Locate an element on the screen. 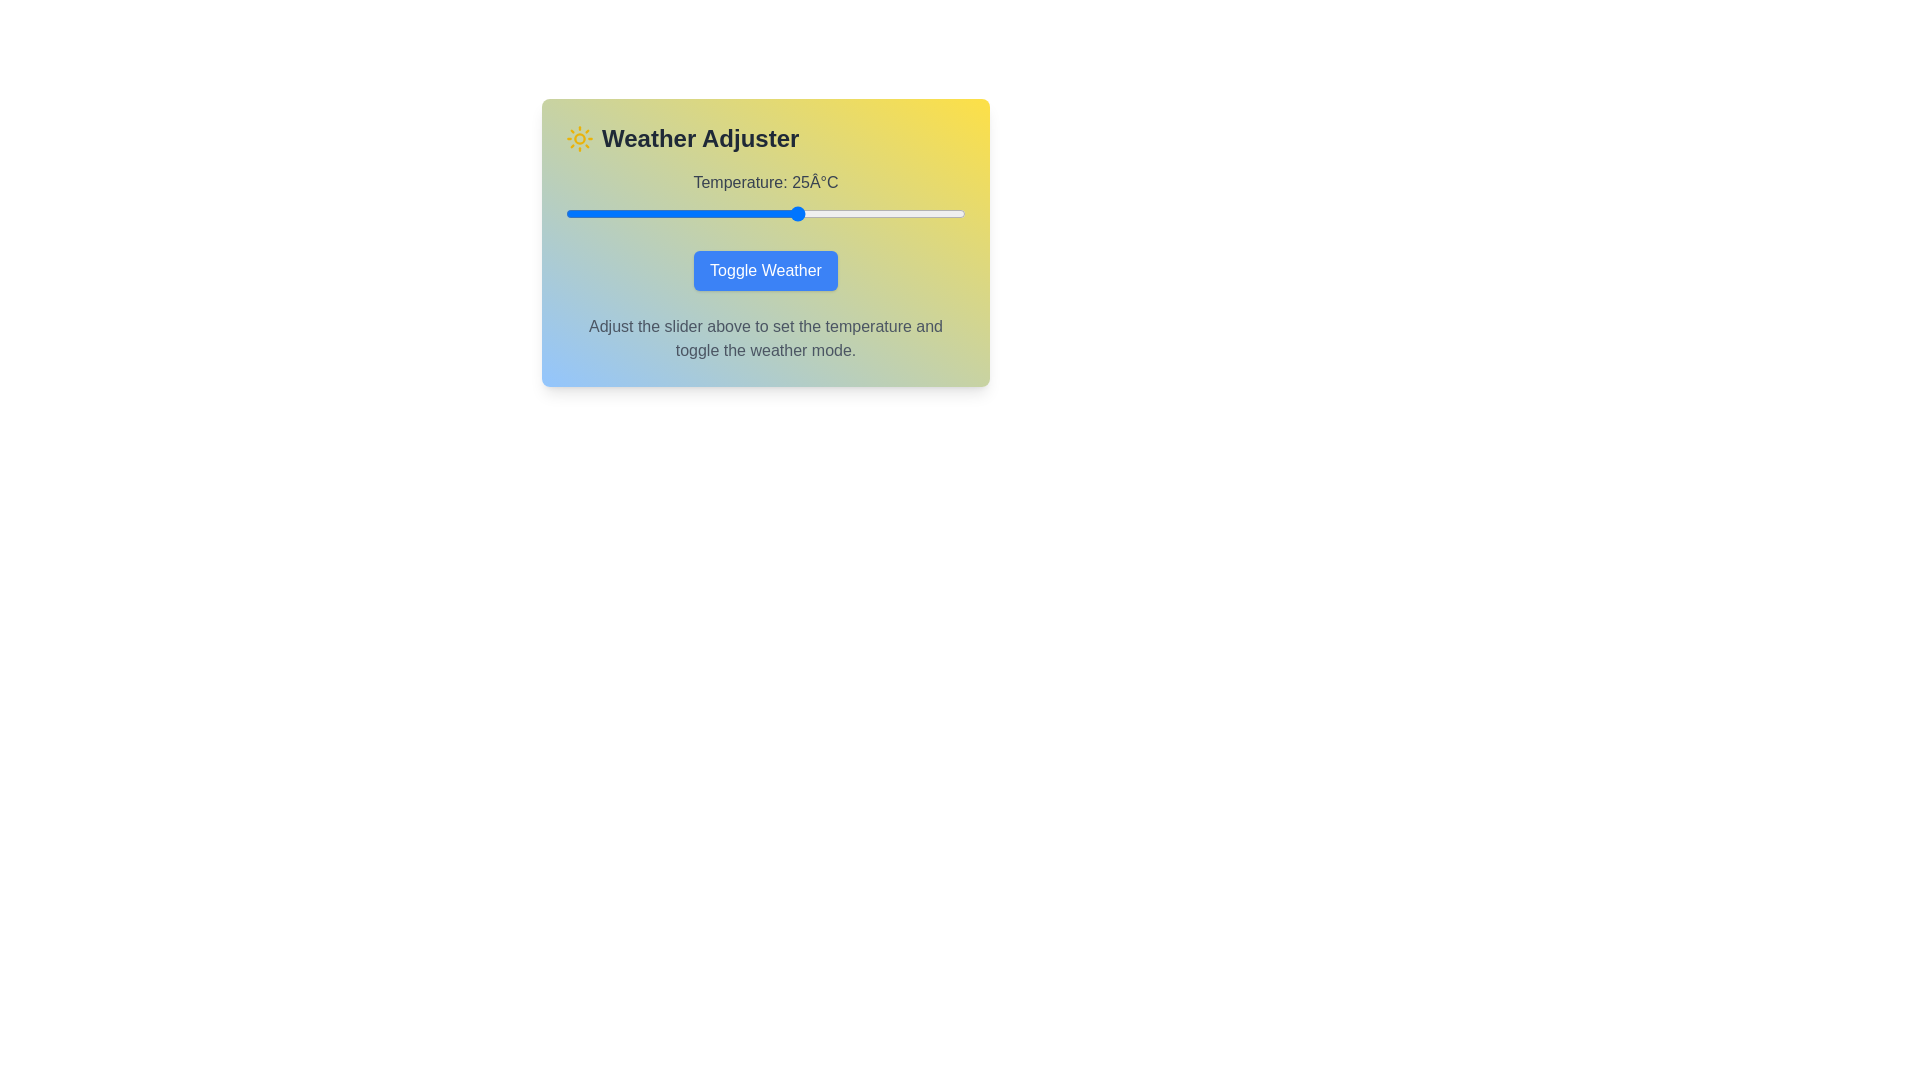  the temperature slider to set the temperature to 37°C is located at coordinates (879, 213).